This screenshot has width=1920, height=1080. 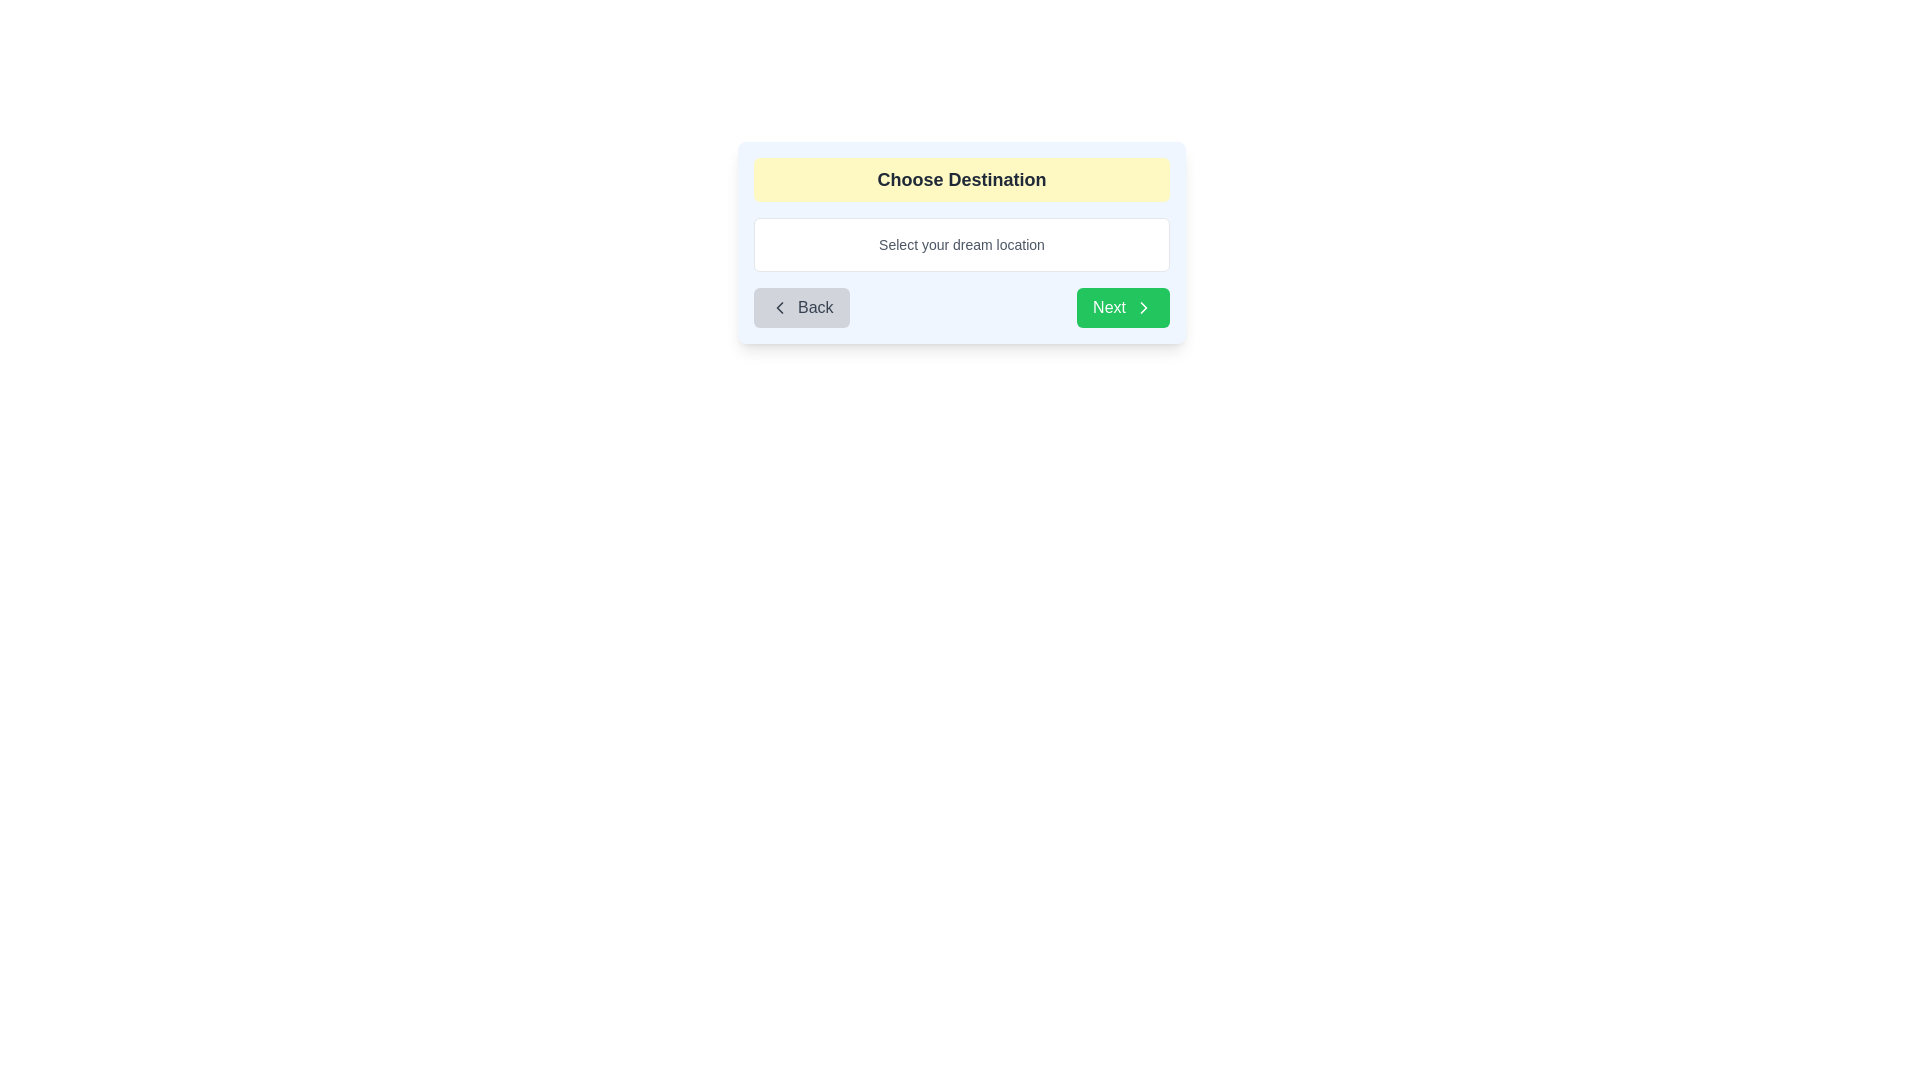 I want to click on the leftward-pointing chevron icon within the back button located to the left of the 'Next' button, so click(x=778, y=308).